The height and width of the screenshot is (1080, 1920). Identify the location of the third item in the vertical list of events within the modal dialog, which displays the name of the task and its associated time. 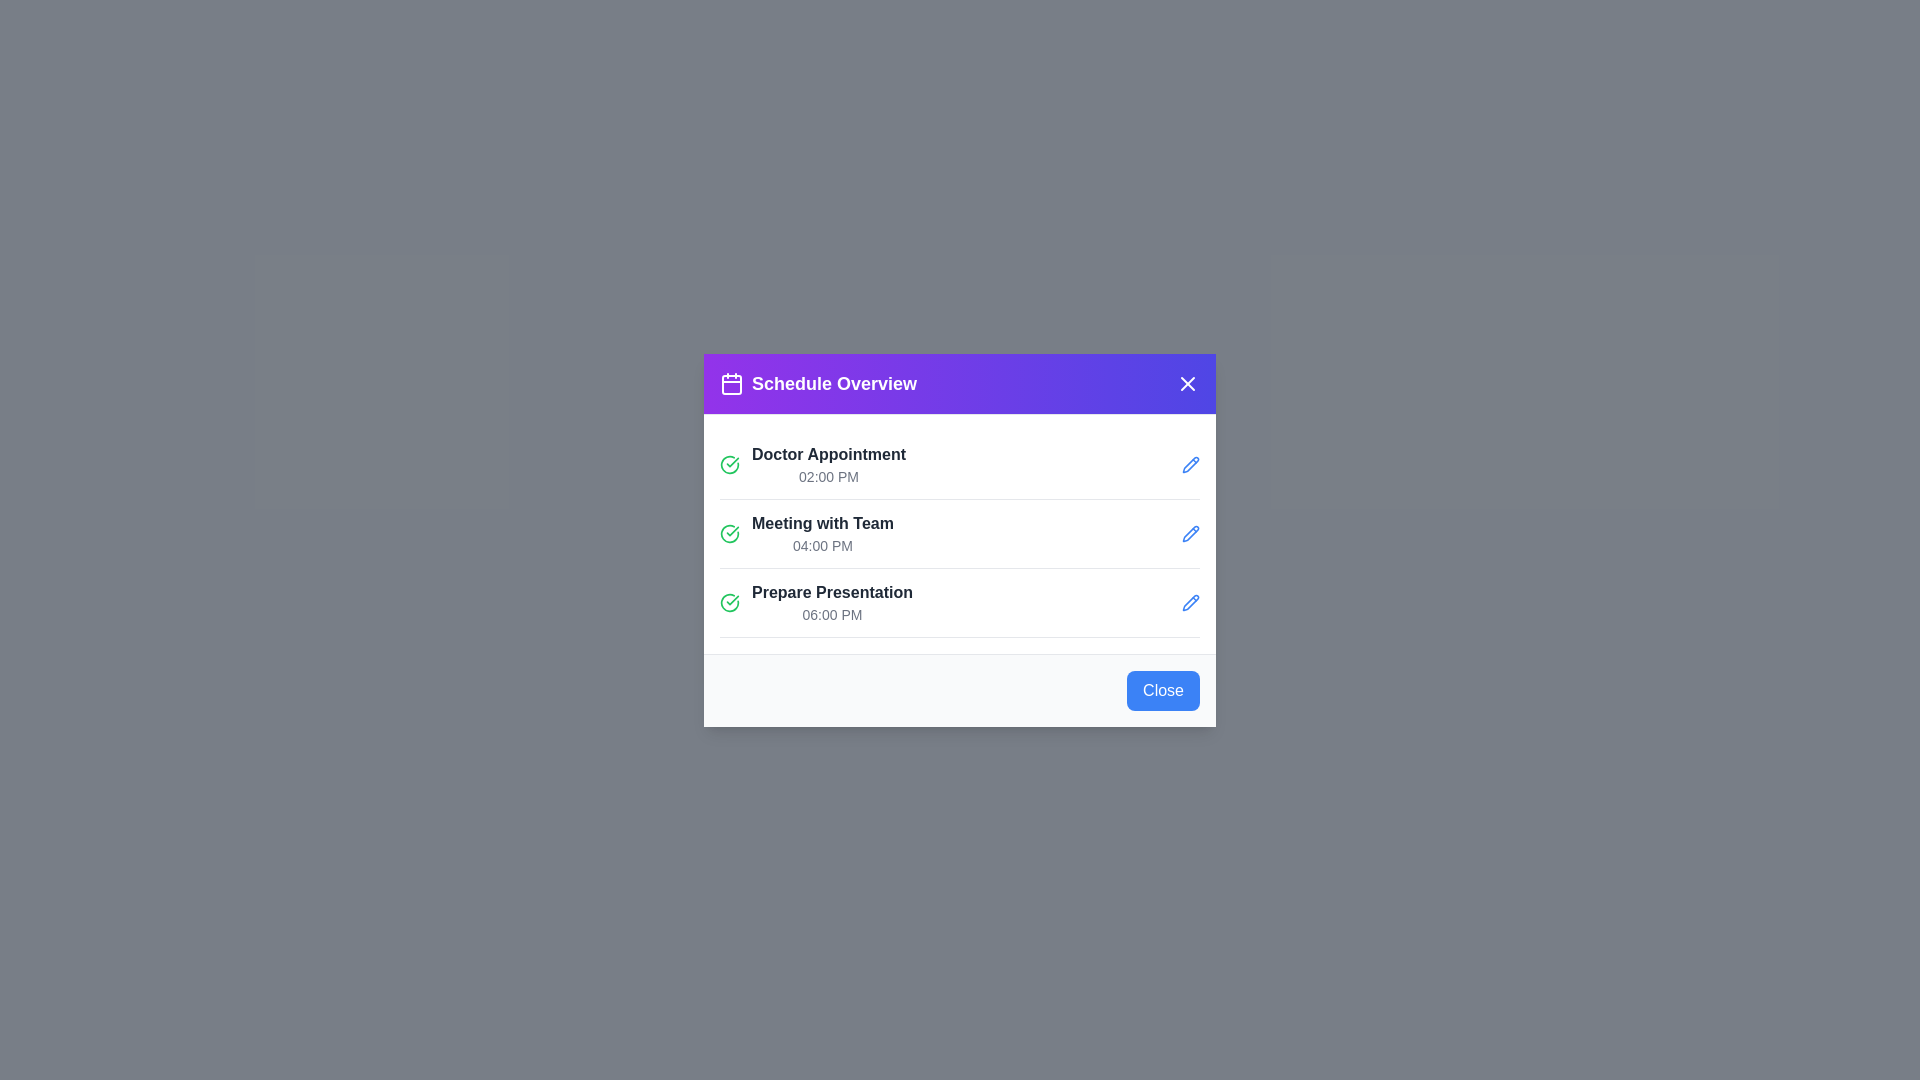
(832, 601).